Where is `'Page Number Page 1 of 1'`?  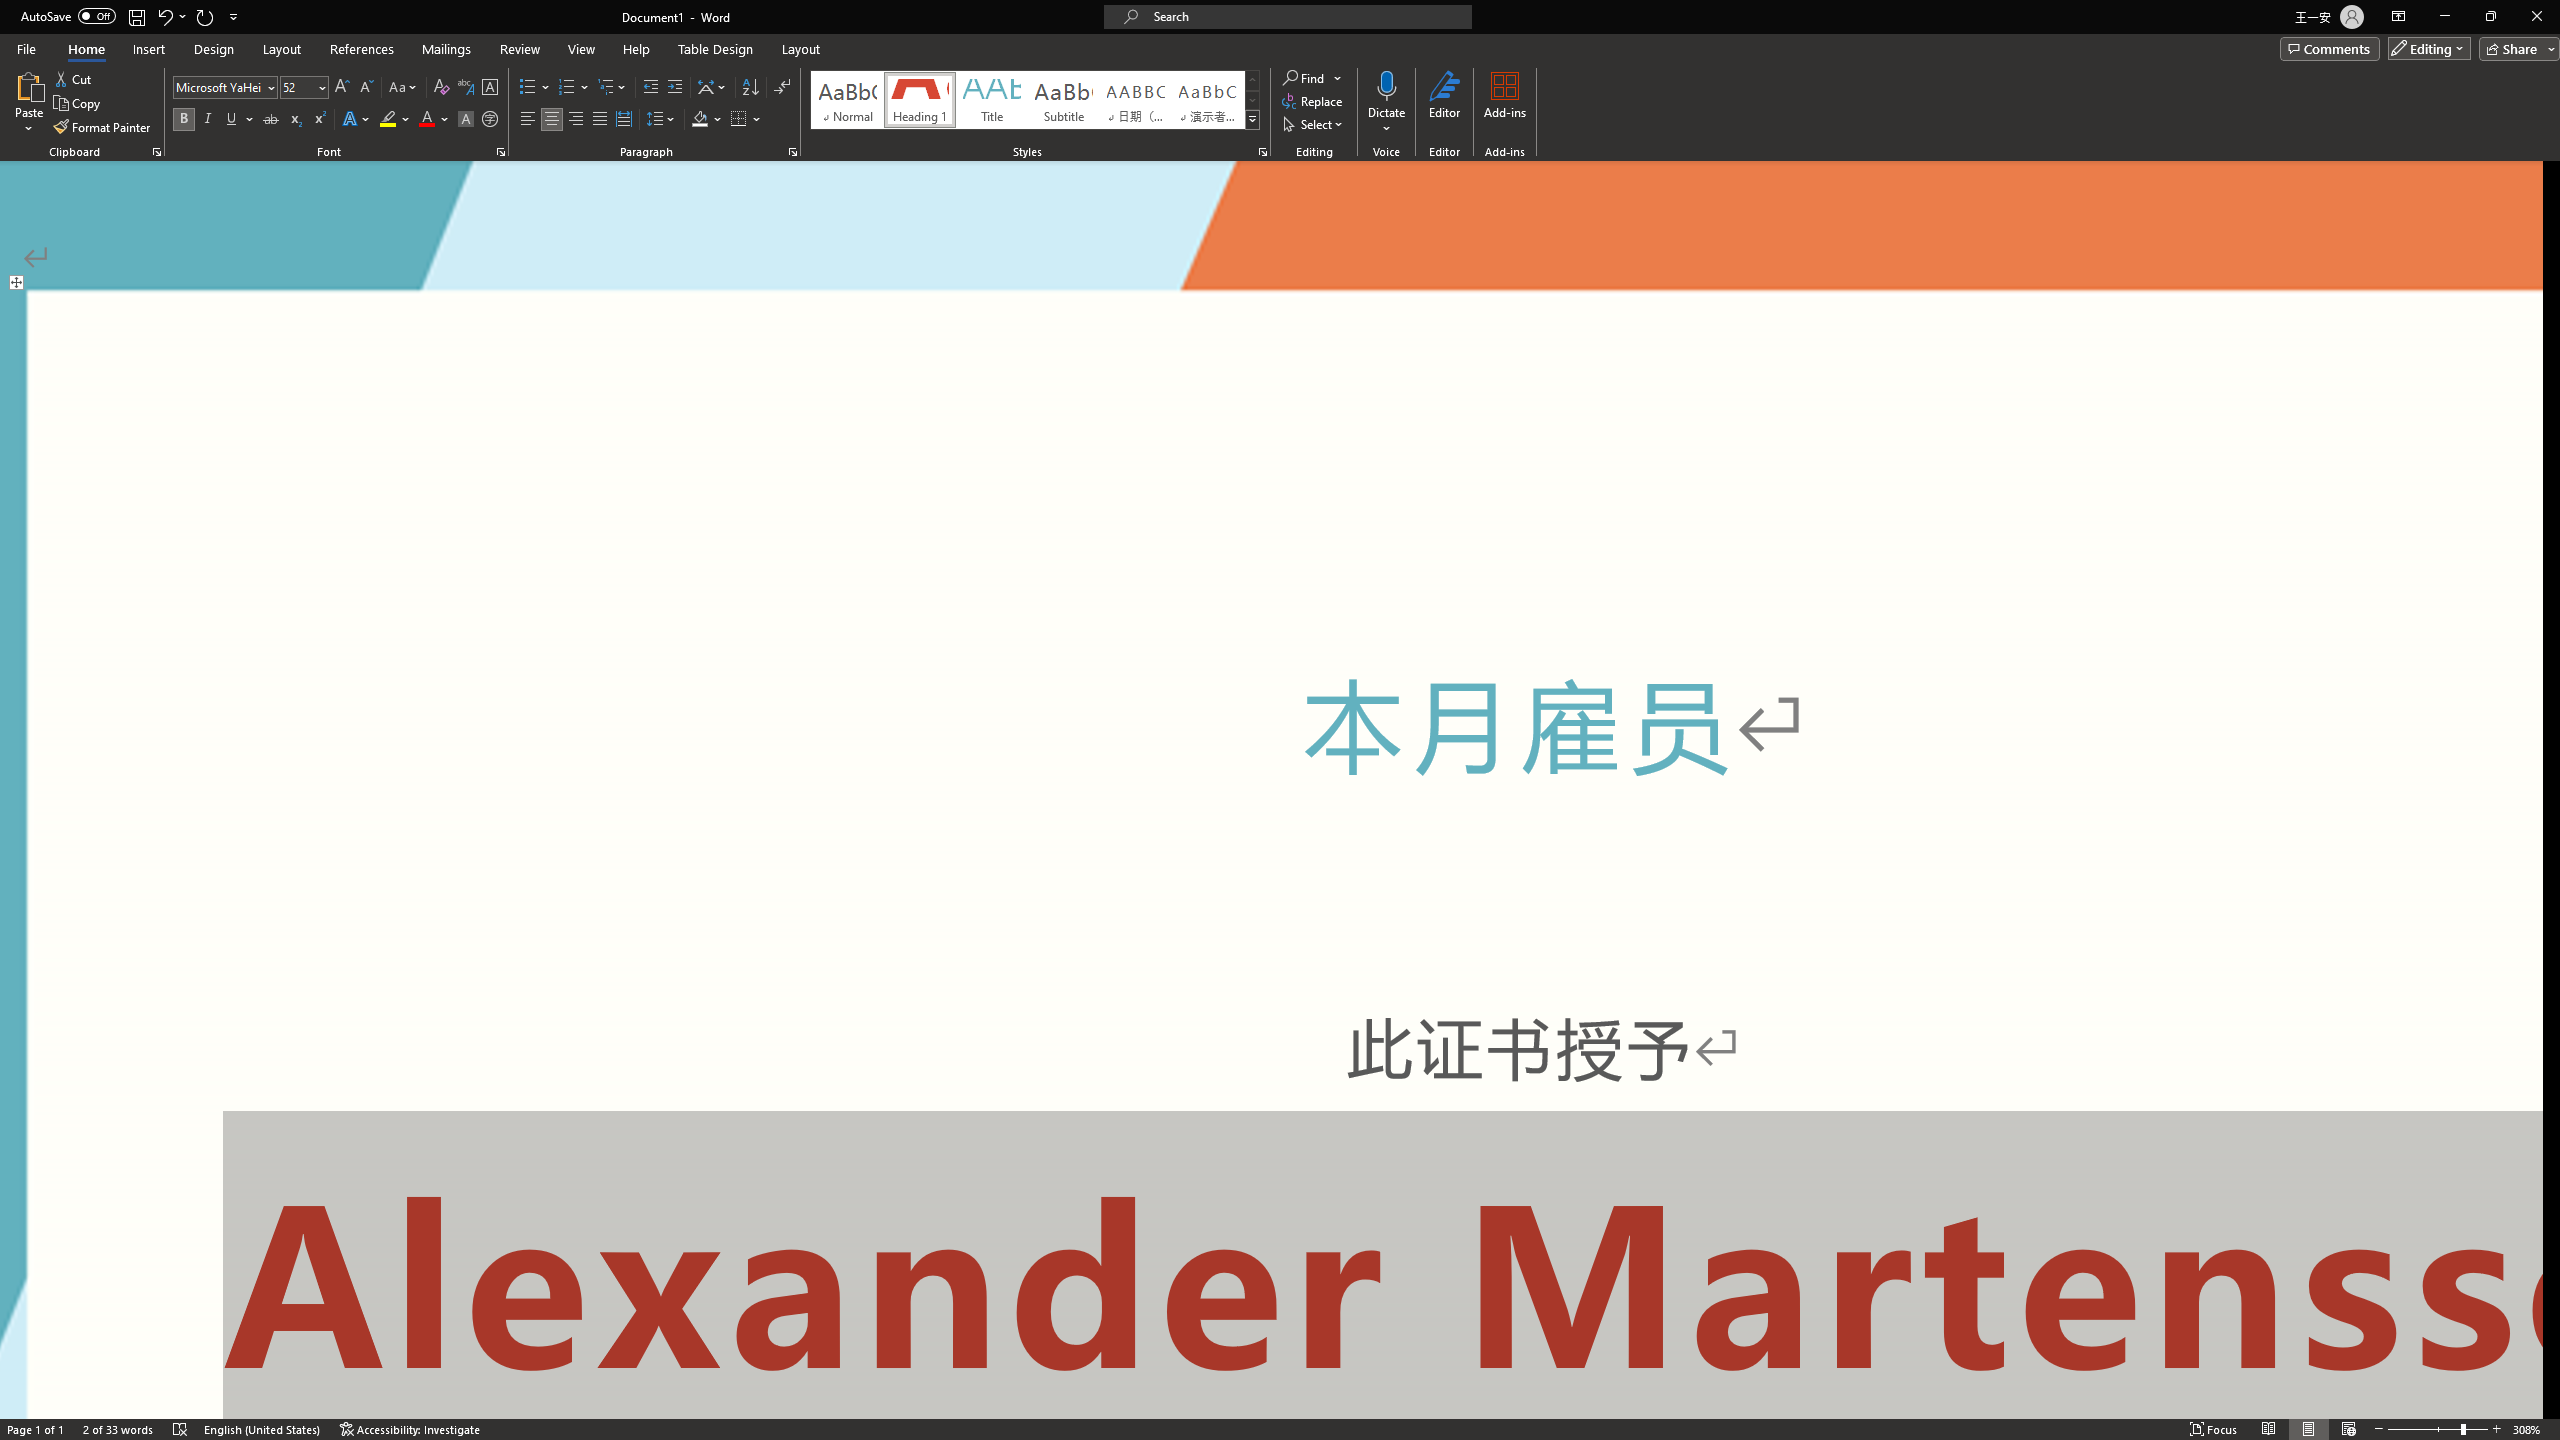
'Page Number Page 1 of 1' is located at coordinates (40, 1389).